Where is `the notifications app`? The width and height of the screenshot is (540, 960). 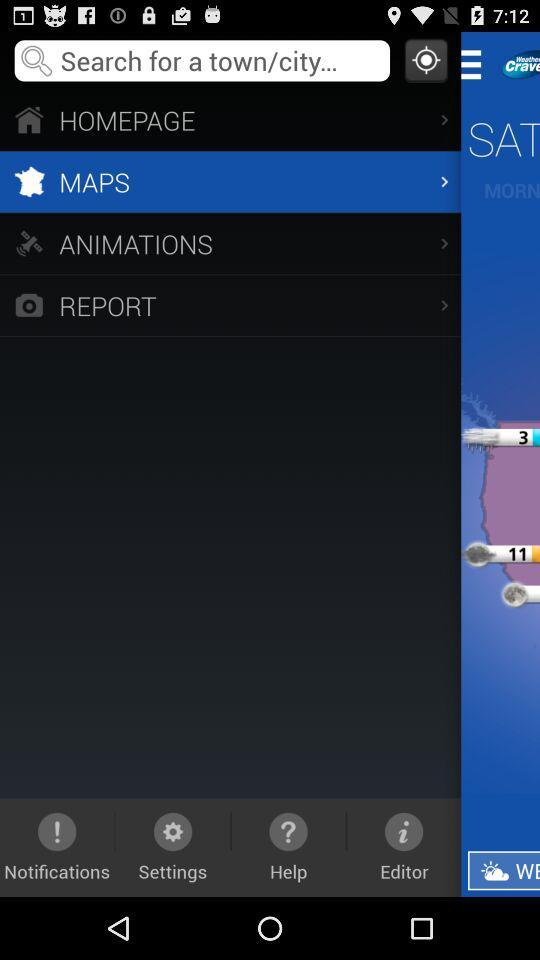 the notifications app is located at coordinates (57, 846).